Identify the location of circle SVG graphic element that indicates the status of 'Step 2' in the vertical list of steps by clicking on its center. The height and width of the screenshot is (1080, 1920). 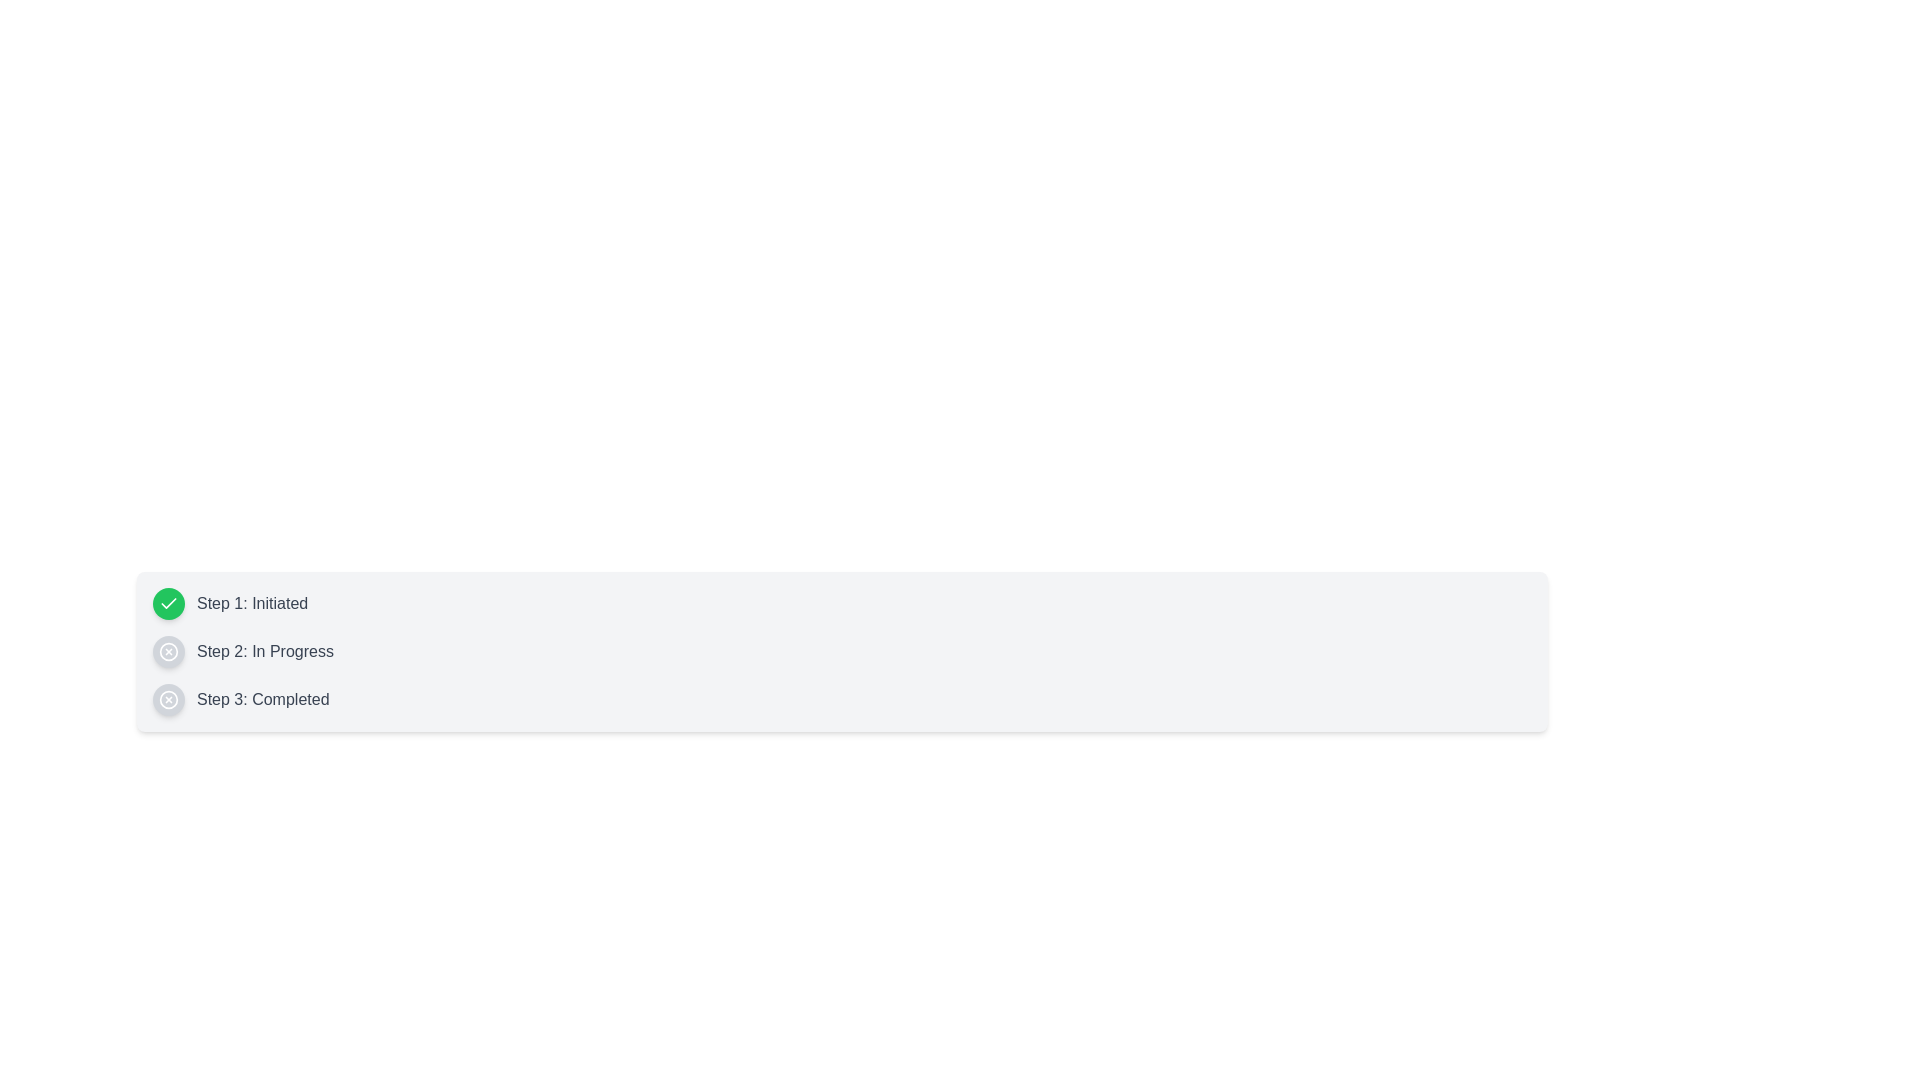
(168, 651).